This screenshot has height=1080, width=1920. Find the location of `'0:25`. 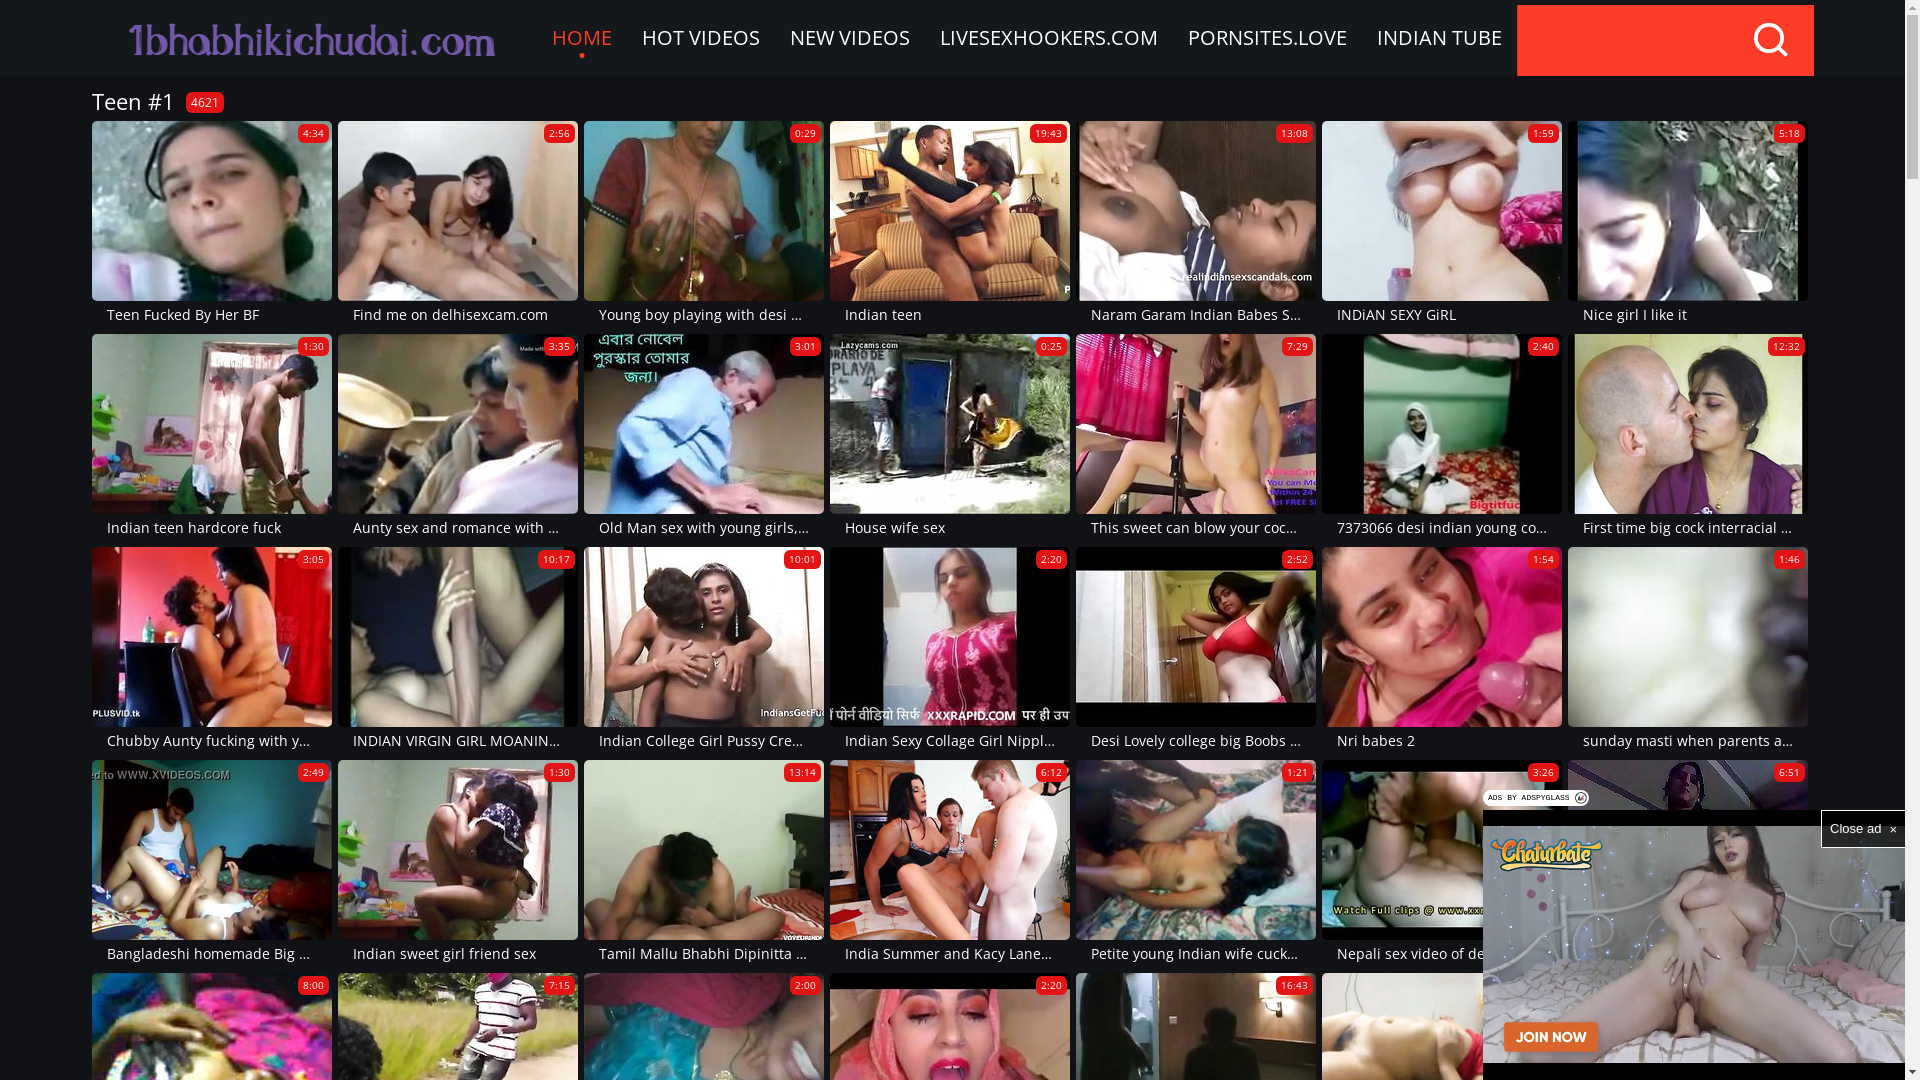

'0:25 is located at coordinates (949, 436).